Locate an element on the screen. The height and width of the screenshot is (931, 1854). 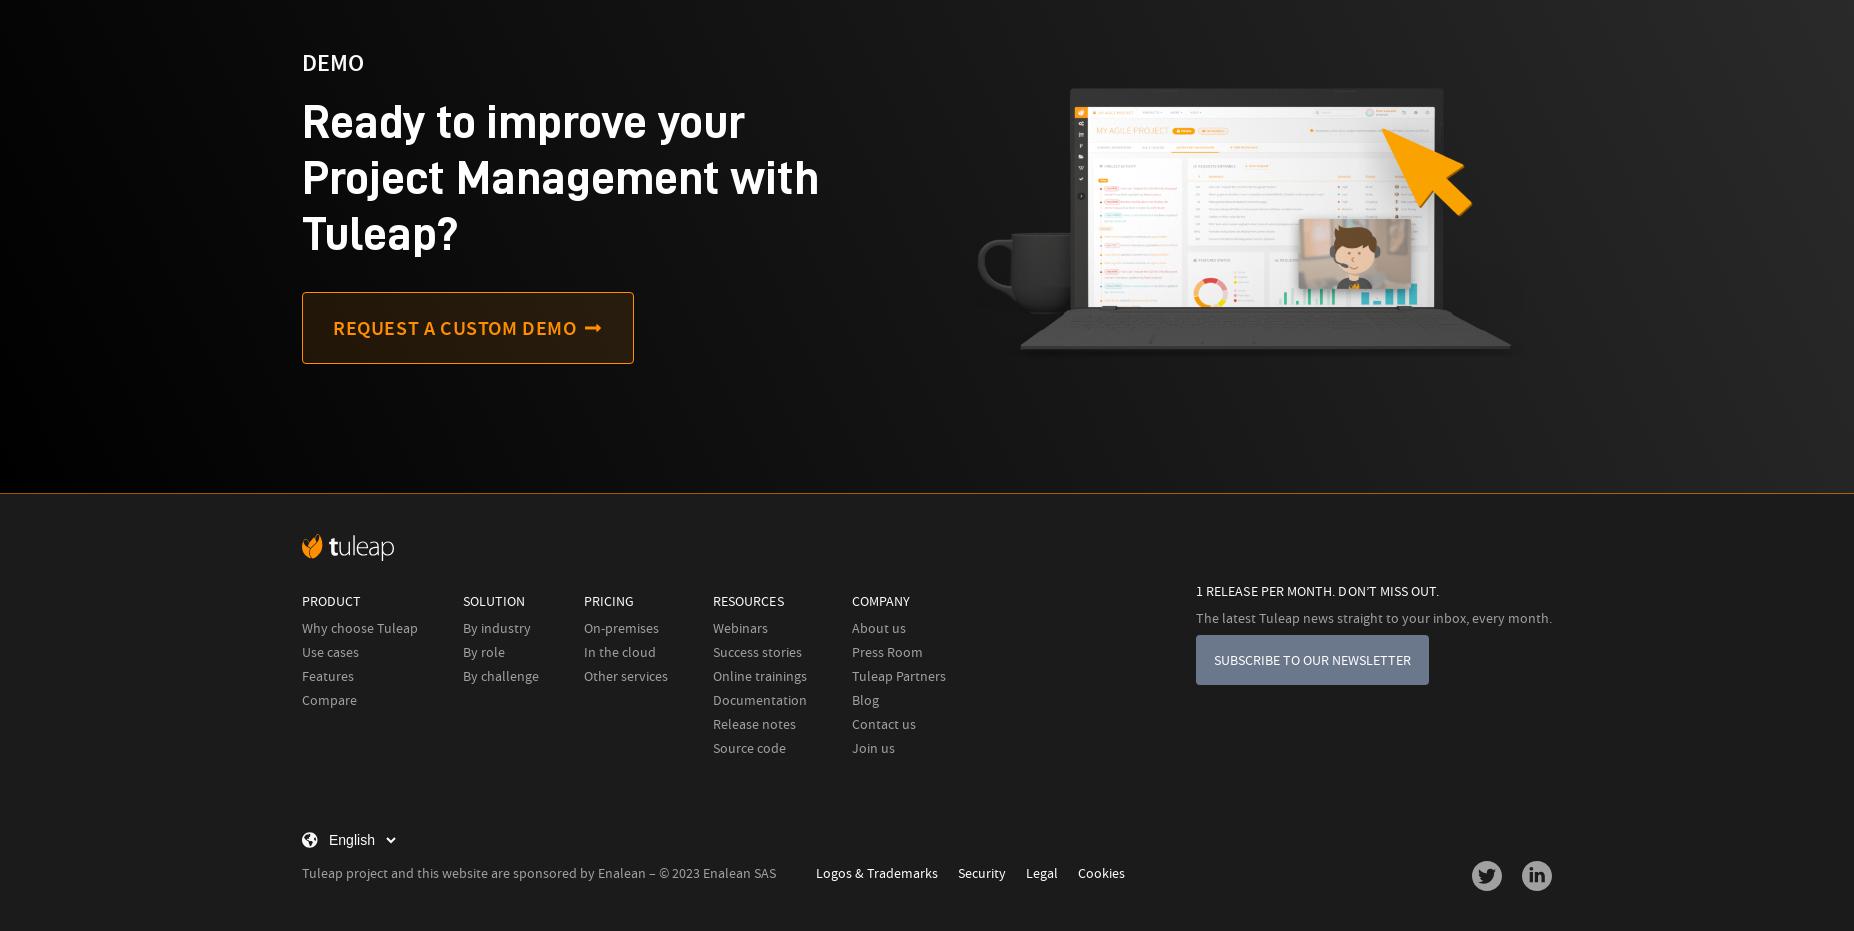
'About us' is located at coordinates (878, 627).